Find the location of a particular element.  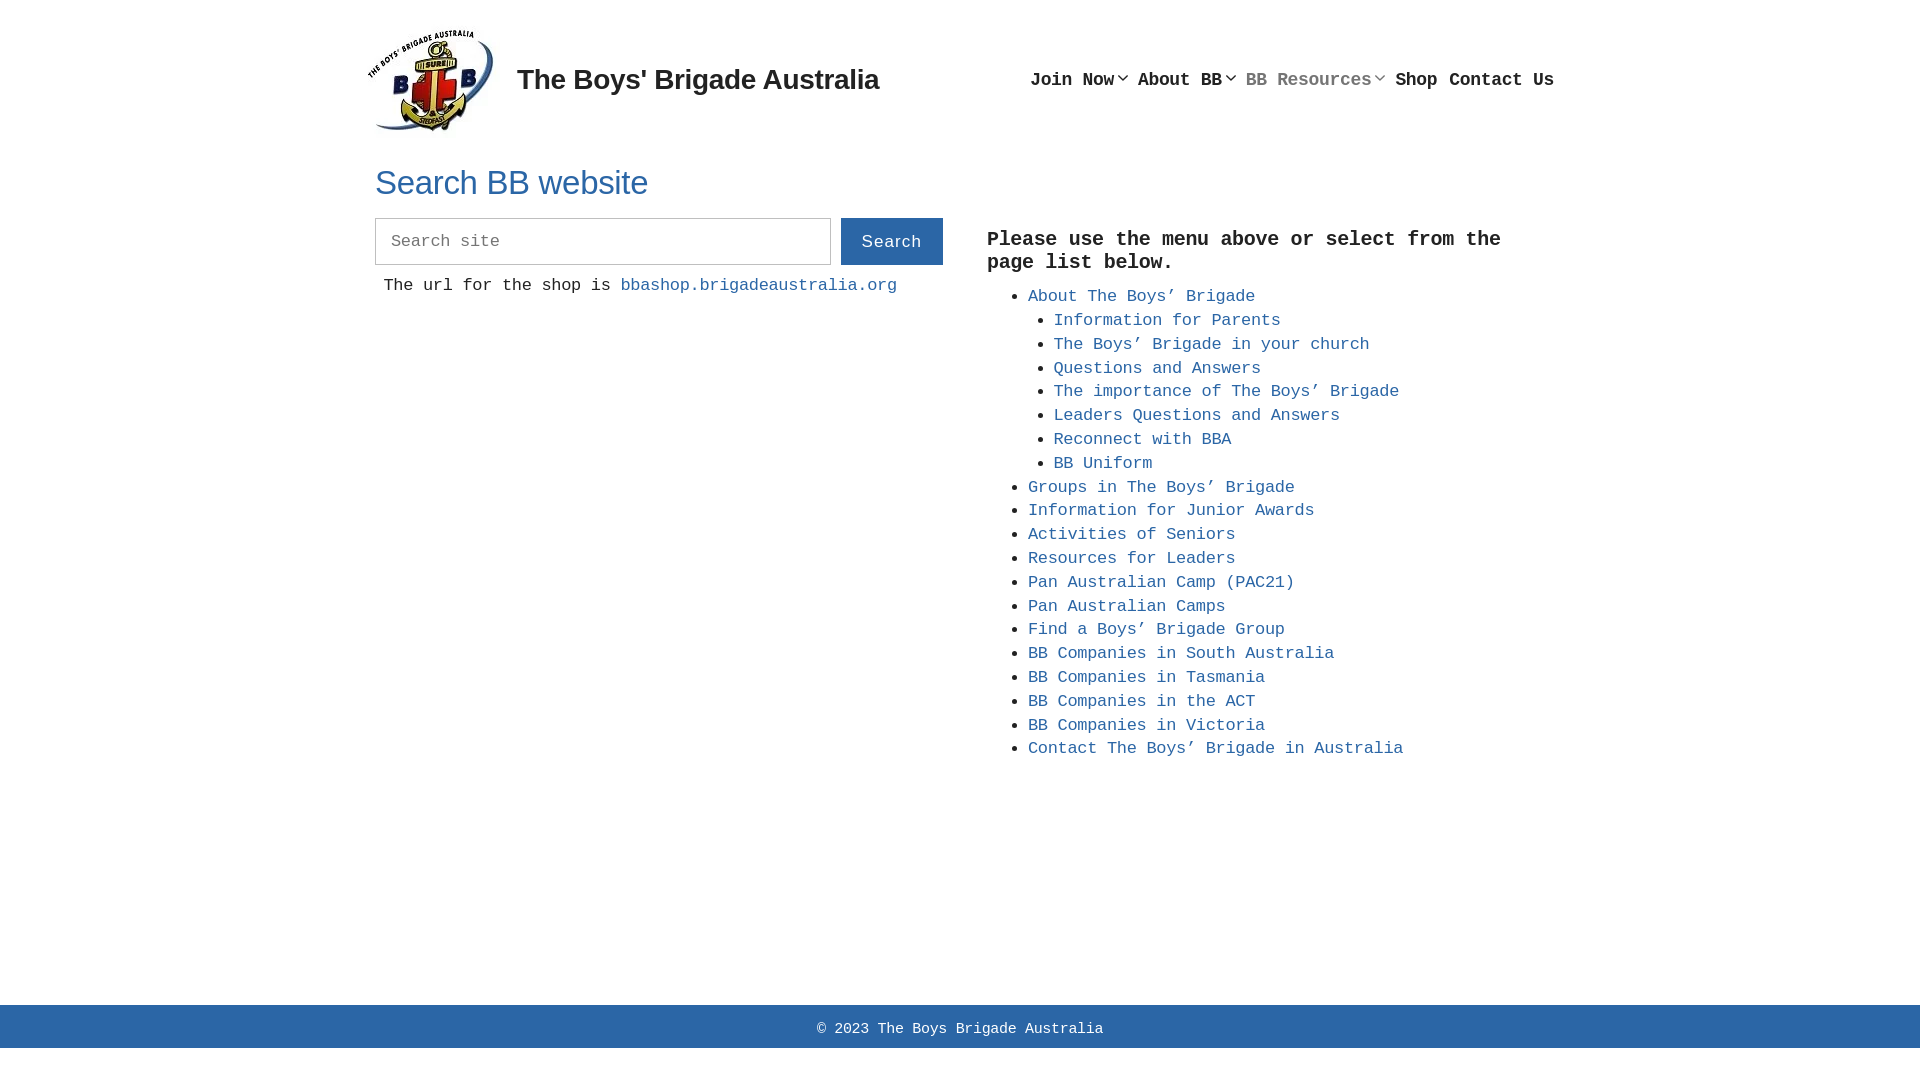

'bbashop.brigadeaustralia.org' is located at coordinates (757, 285).